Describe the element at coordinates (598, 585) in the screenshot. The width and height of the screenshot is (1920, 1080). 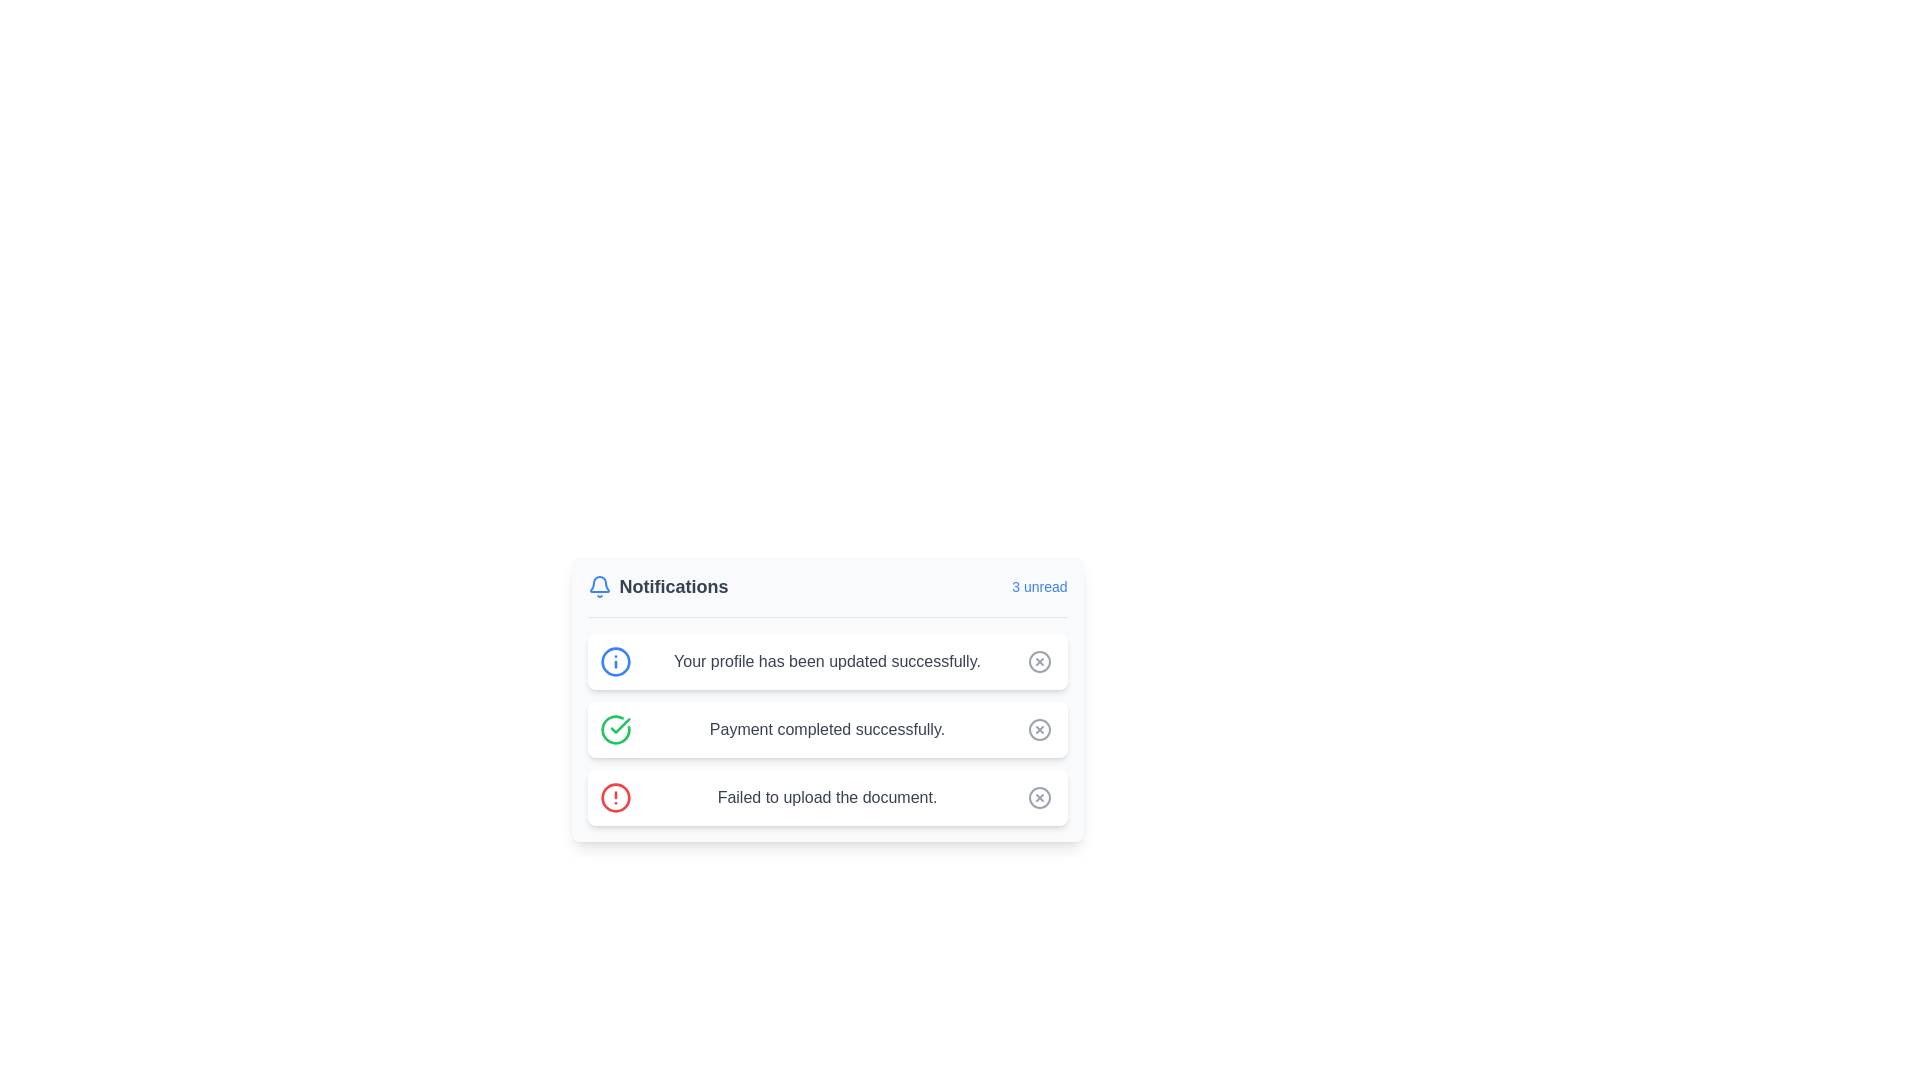
I see `the bell icon located at the leftmost side of the horizontal layout, which indicates notifications for new messages or updates` at that location.